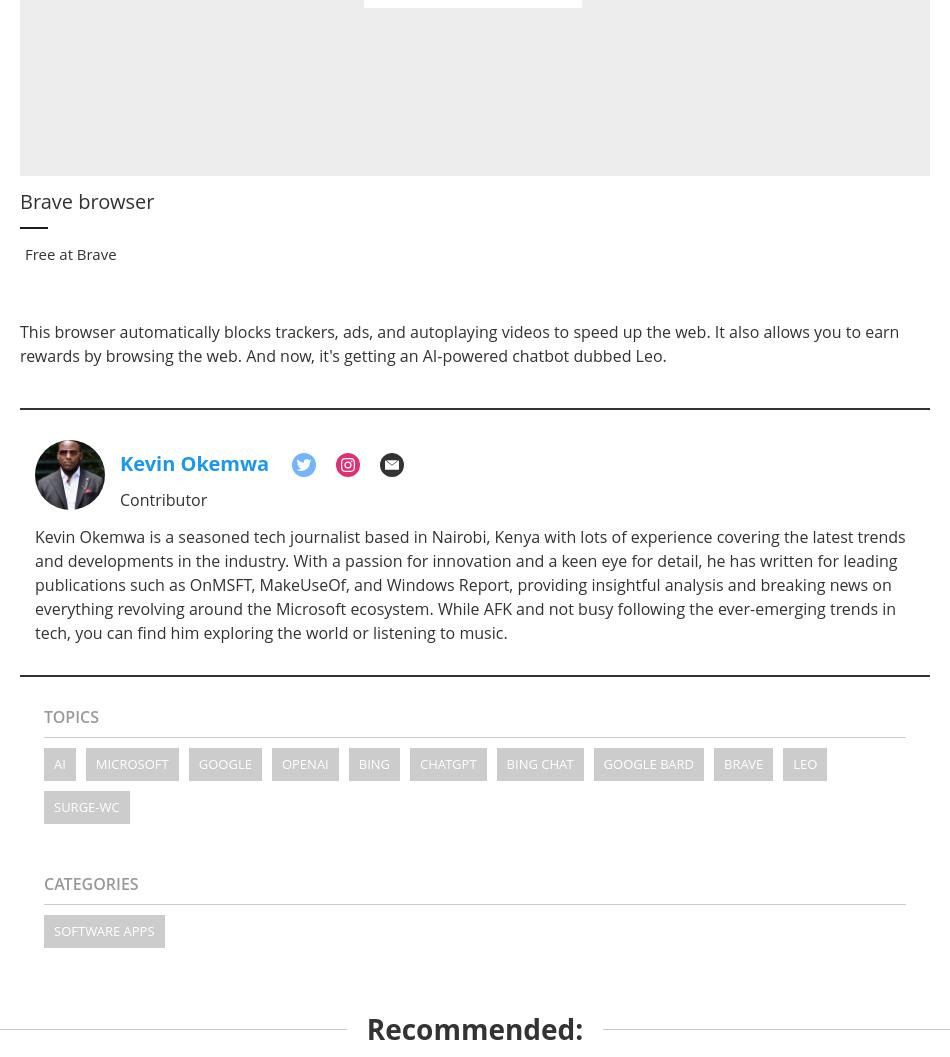 The image size is (950, 1057). Describe the element at coordinates (468, 584) in the screenshot. I see `'Kevin Okemwa is a seasoned tech journalist based in Nairobi, Kenya with lots of experience covering the latest trends and developments in the industry. With a passion for innovation and a keen eye for detail, he has written for leading publications such as OnMSFT, MakeUseOf, and Windows Report, providing insightful analysis and breaking news on everything revolving around the Microsoft ecosystem. While AFK and not busy following the ever-emerging trends in tech, you can find him exploring the world or listening to music.'` at that location.